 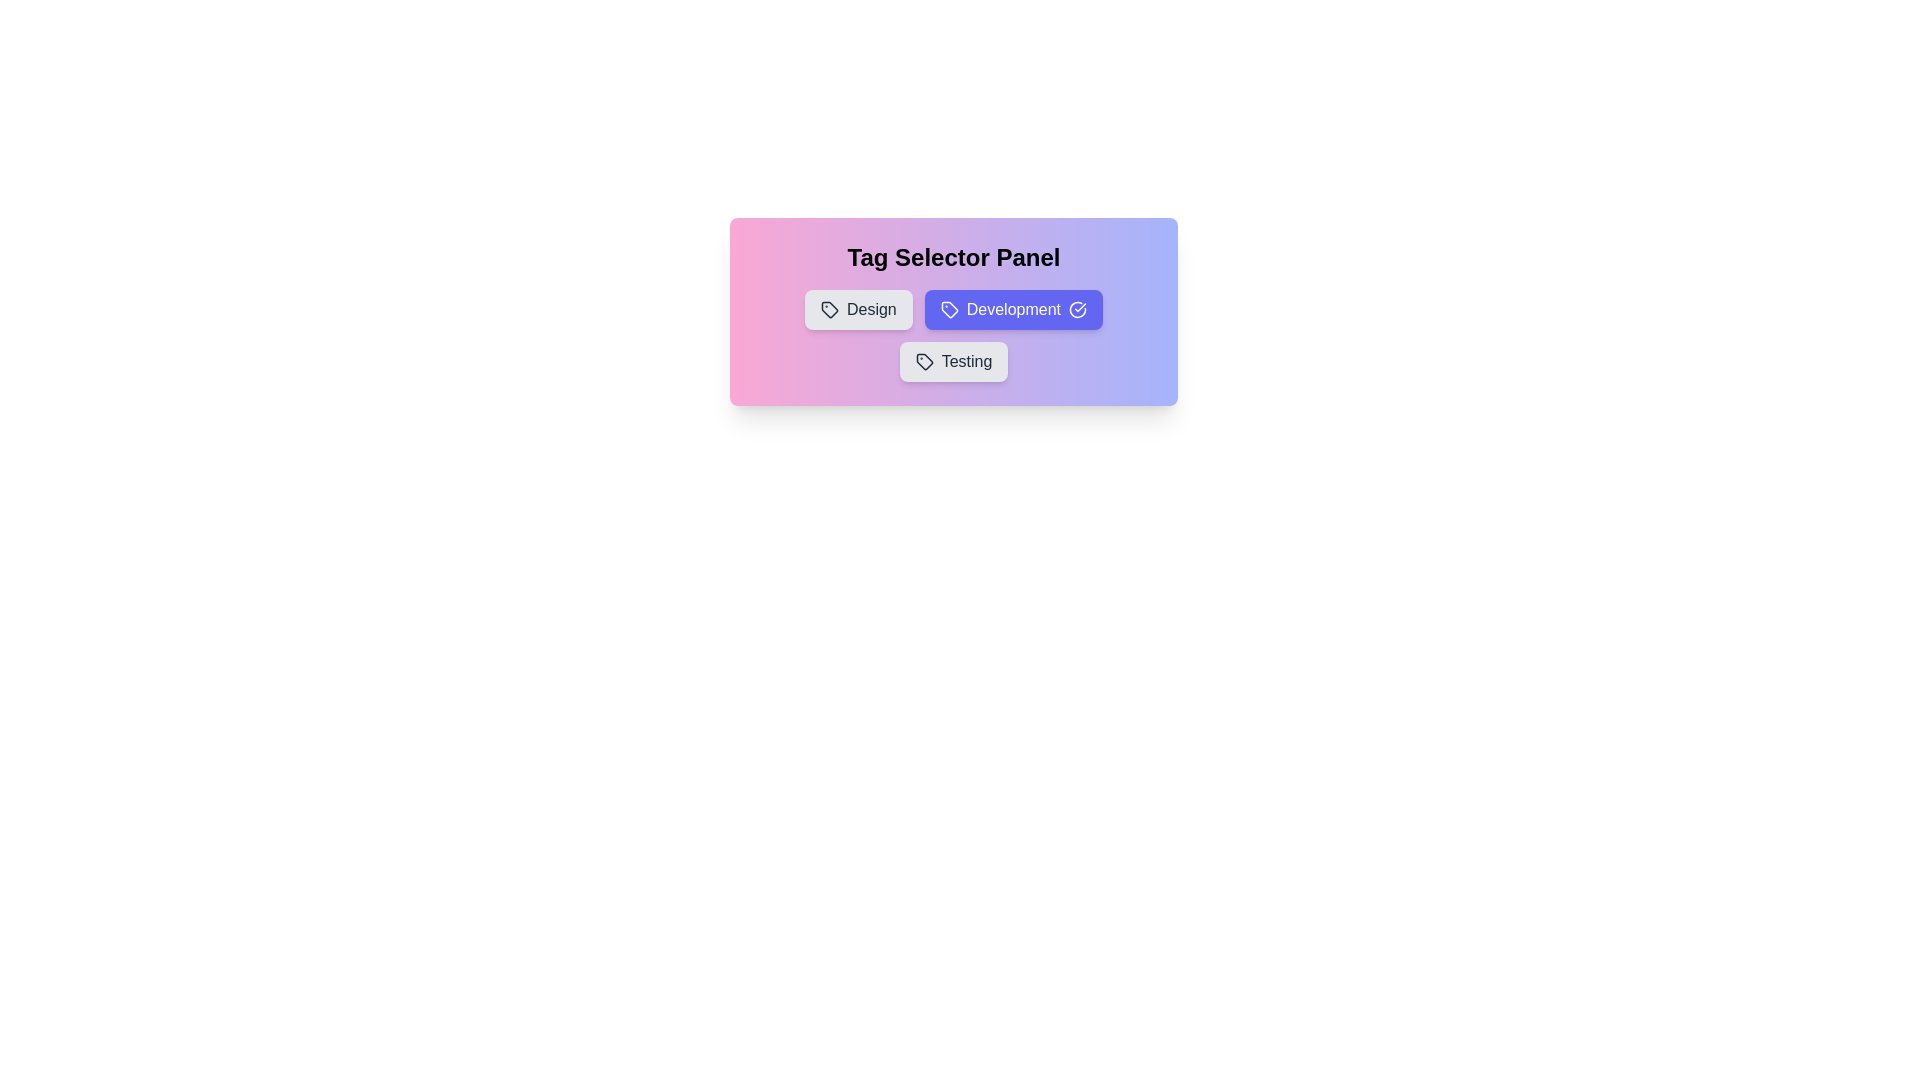 I want to click on the tag labeled Testing, so click(x=953, y=362).